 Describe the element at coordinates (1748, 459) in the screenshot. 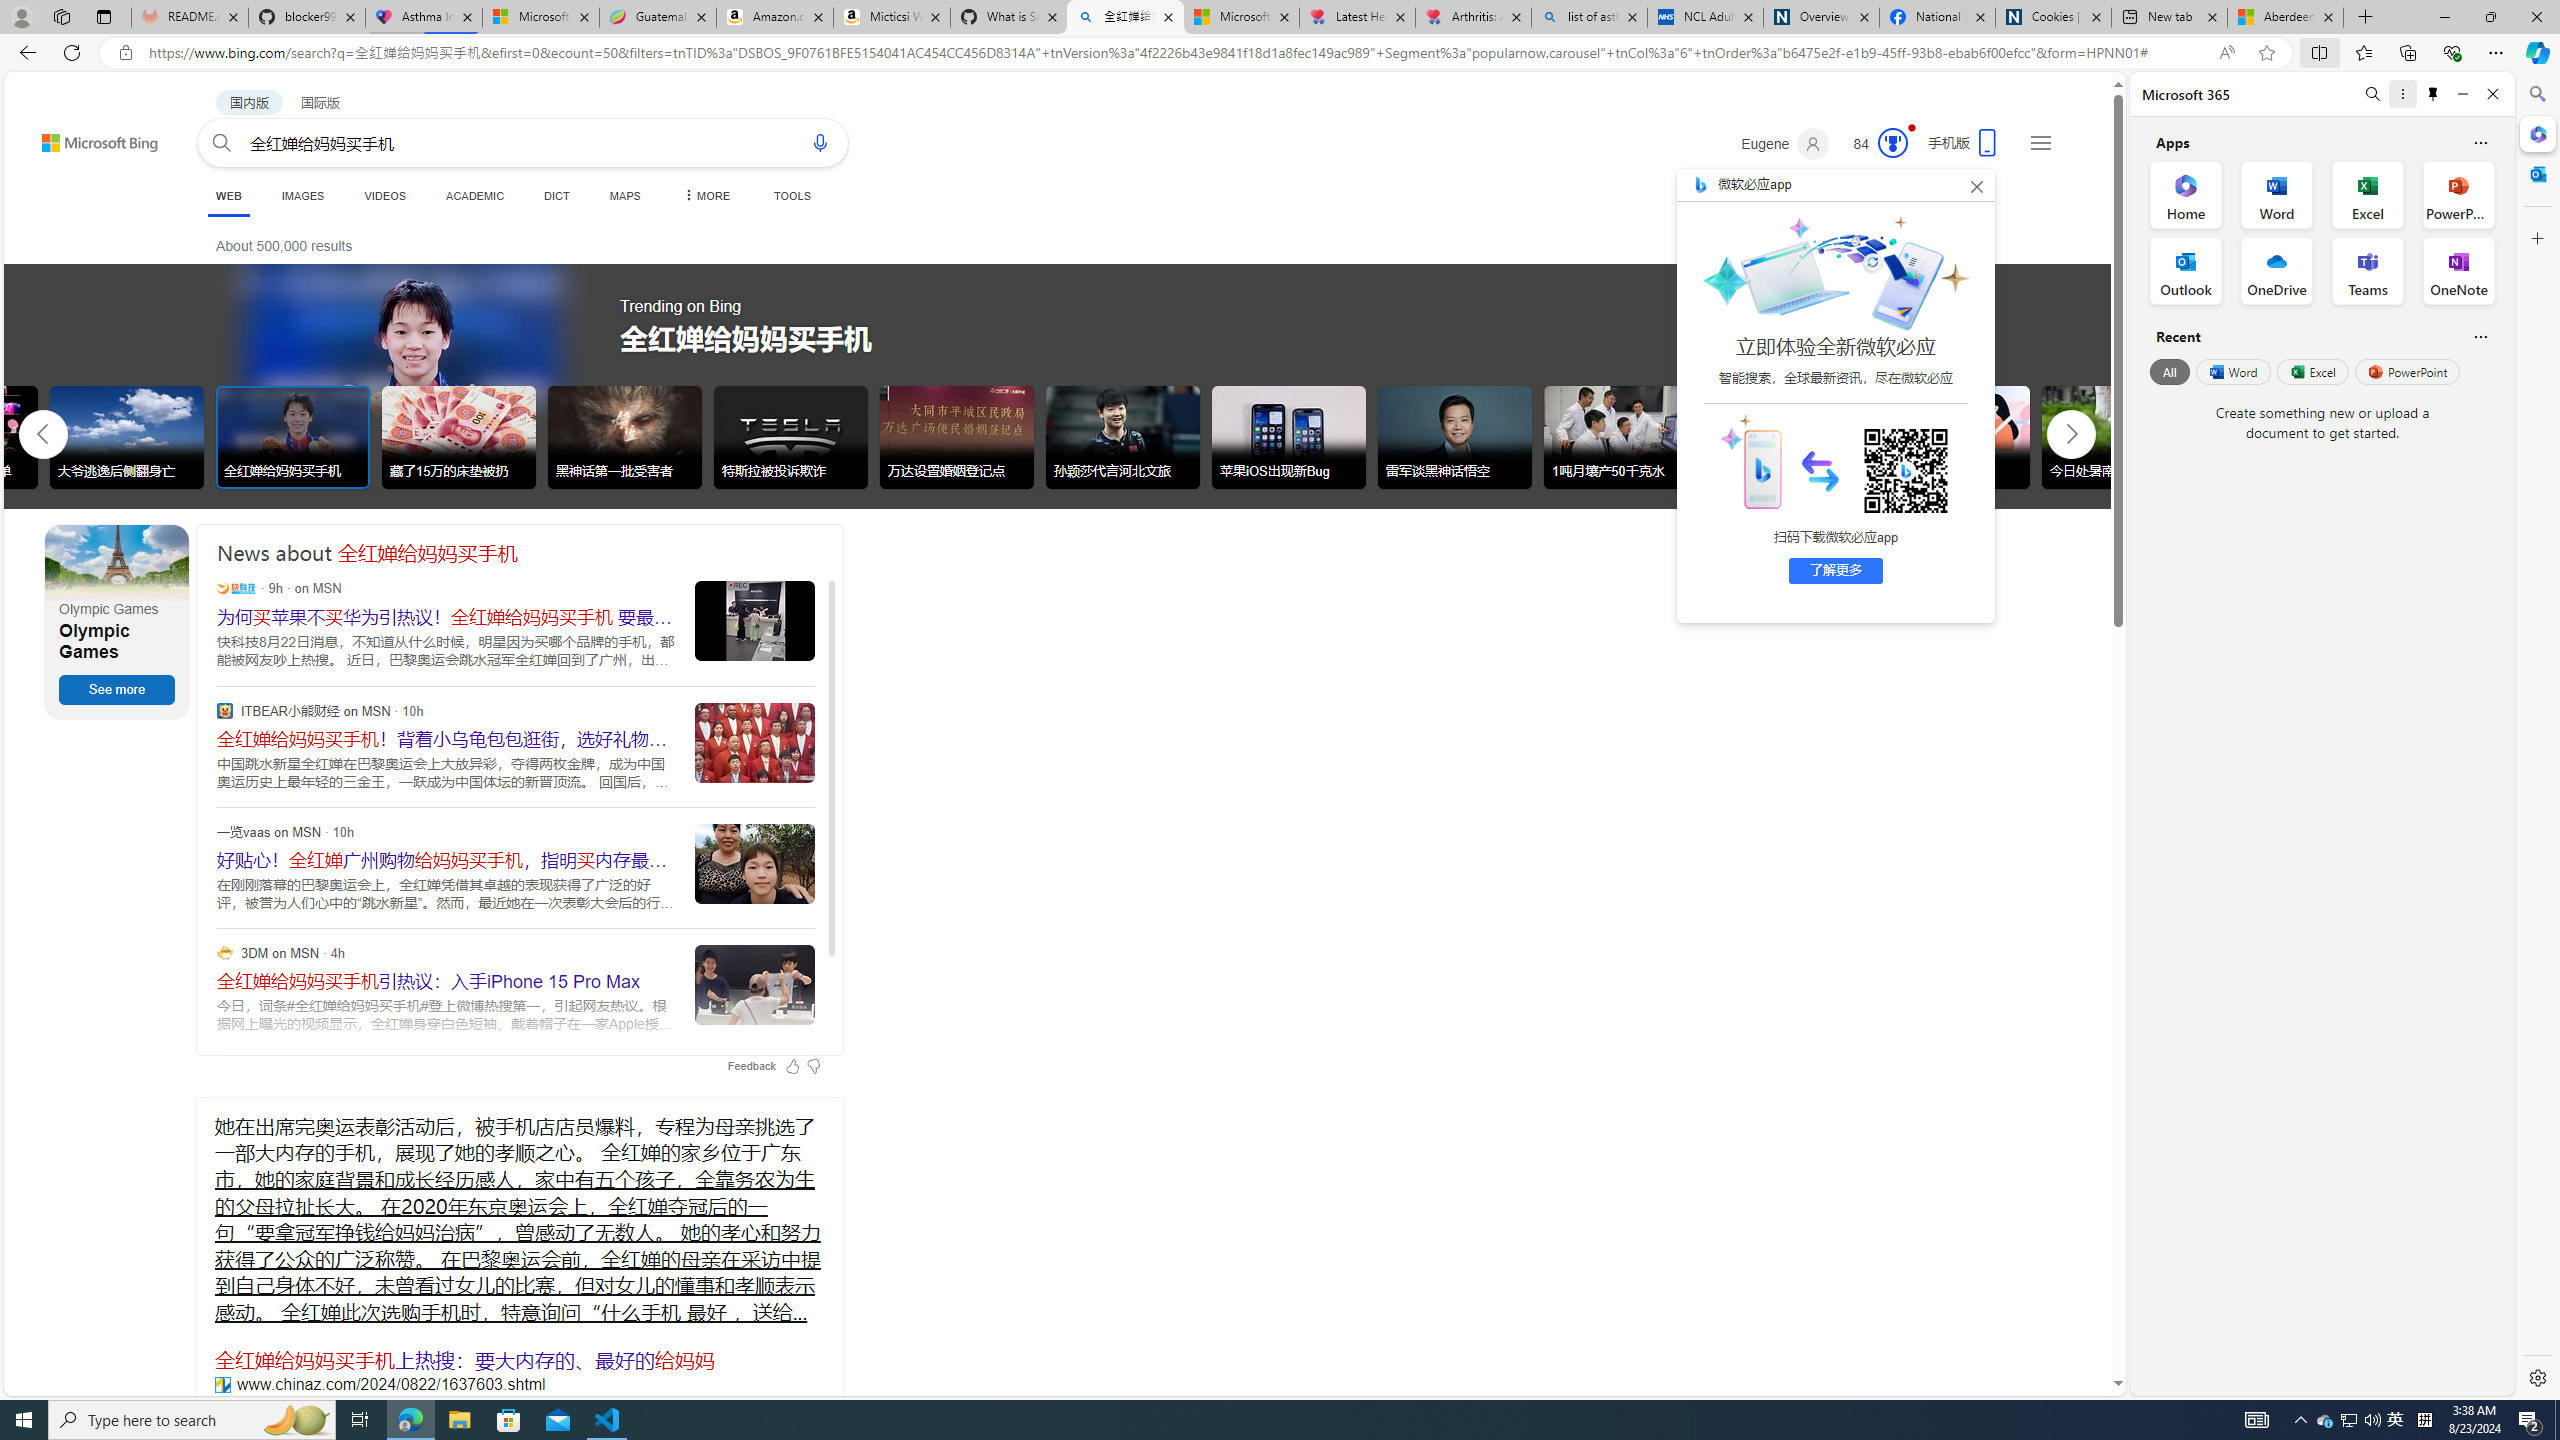

I see `'Class: rms_img'` at that location.